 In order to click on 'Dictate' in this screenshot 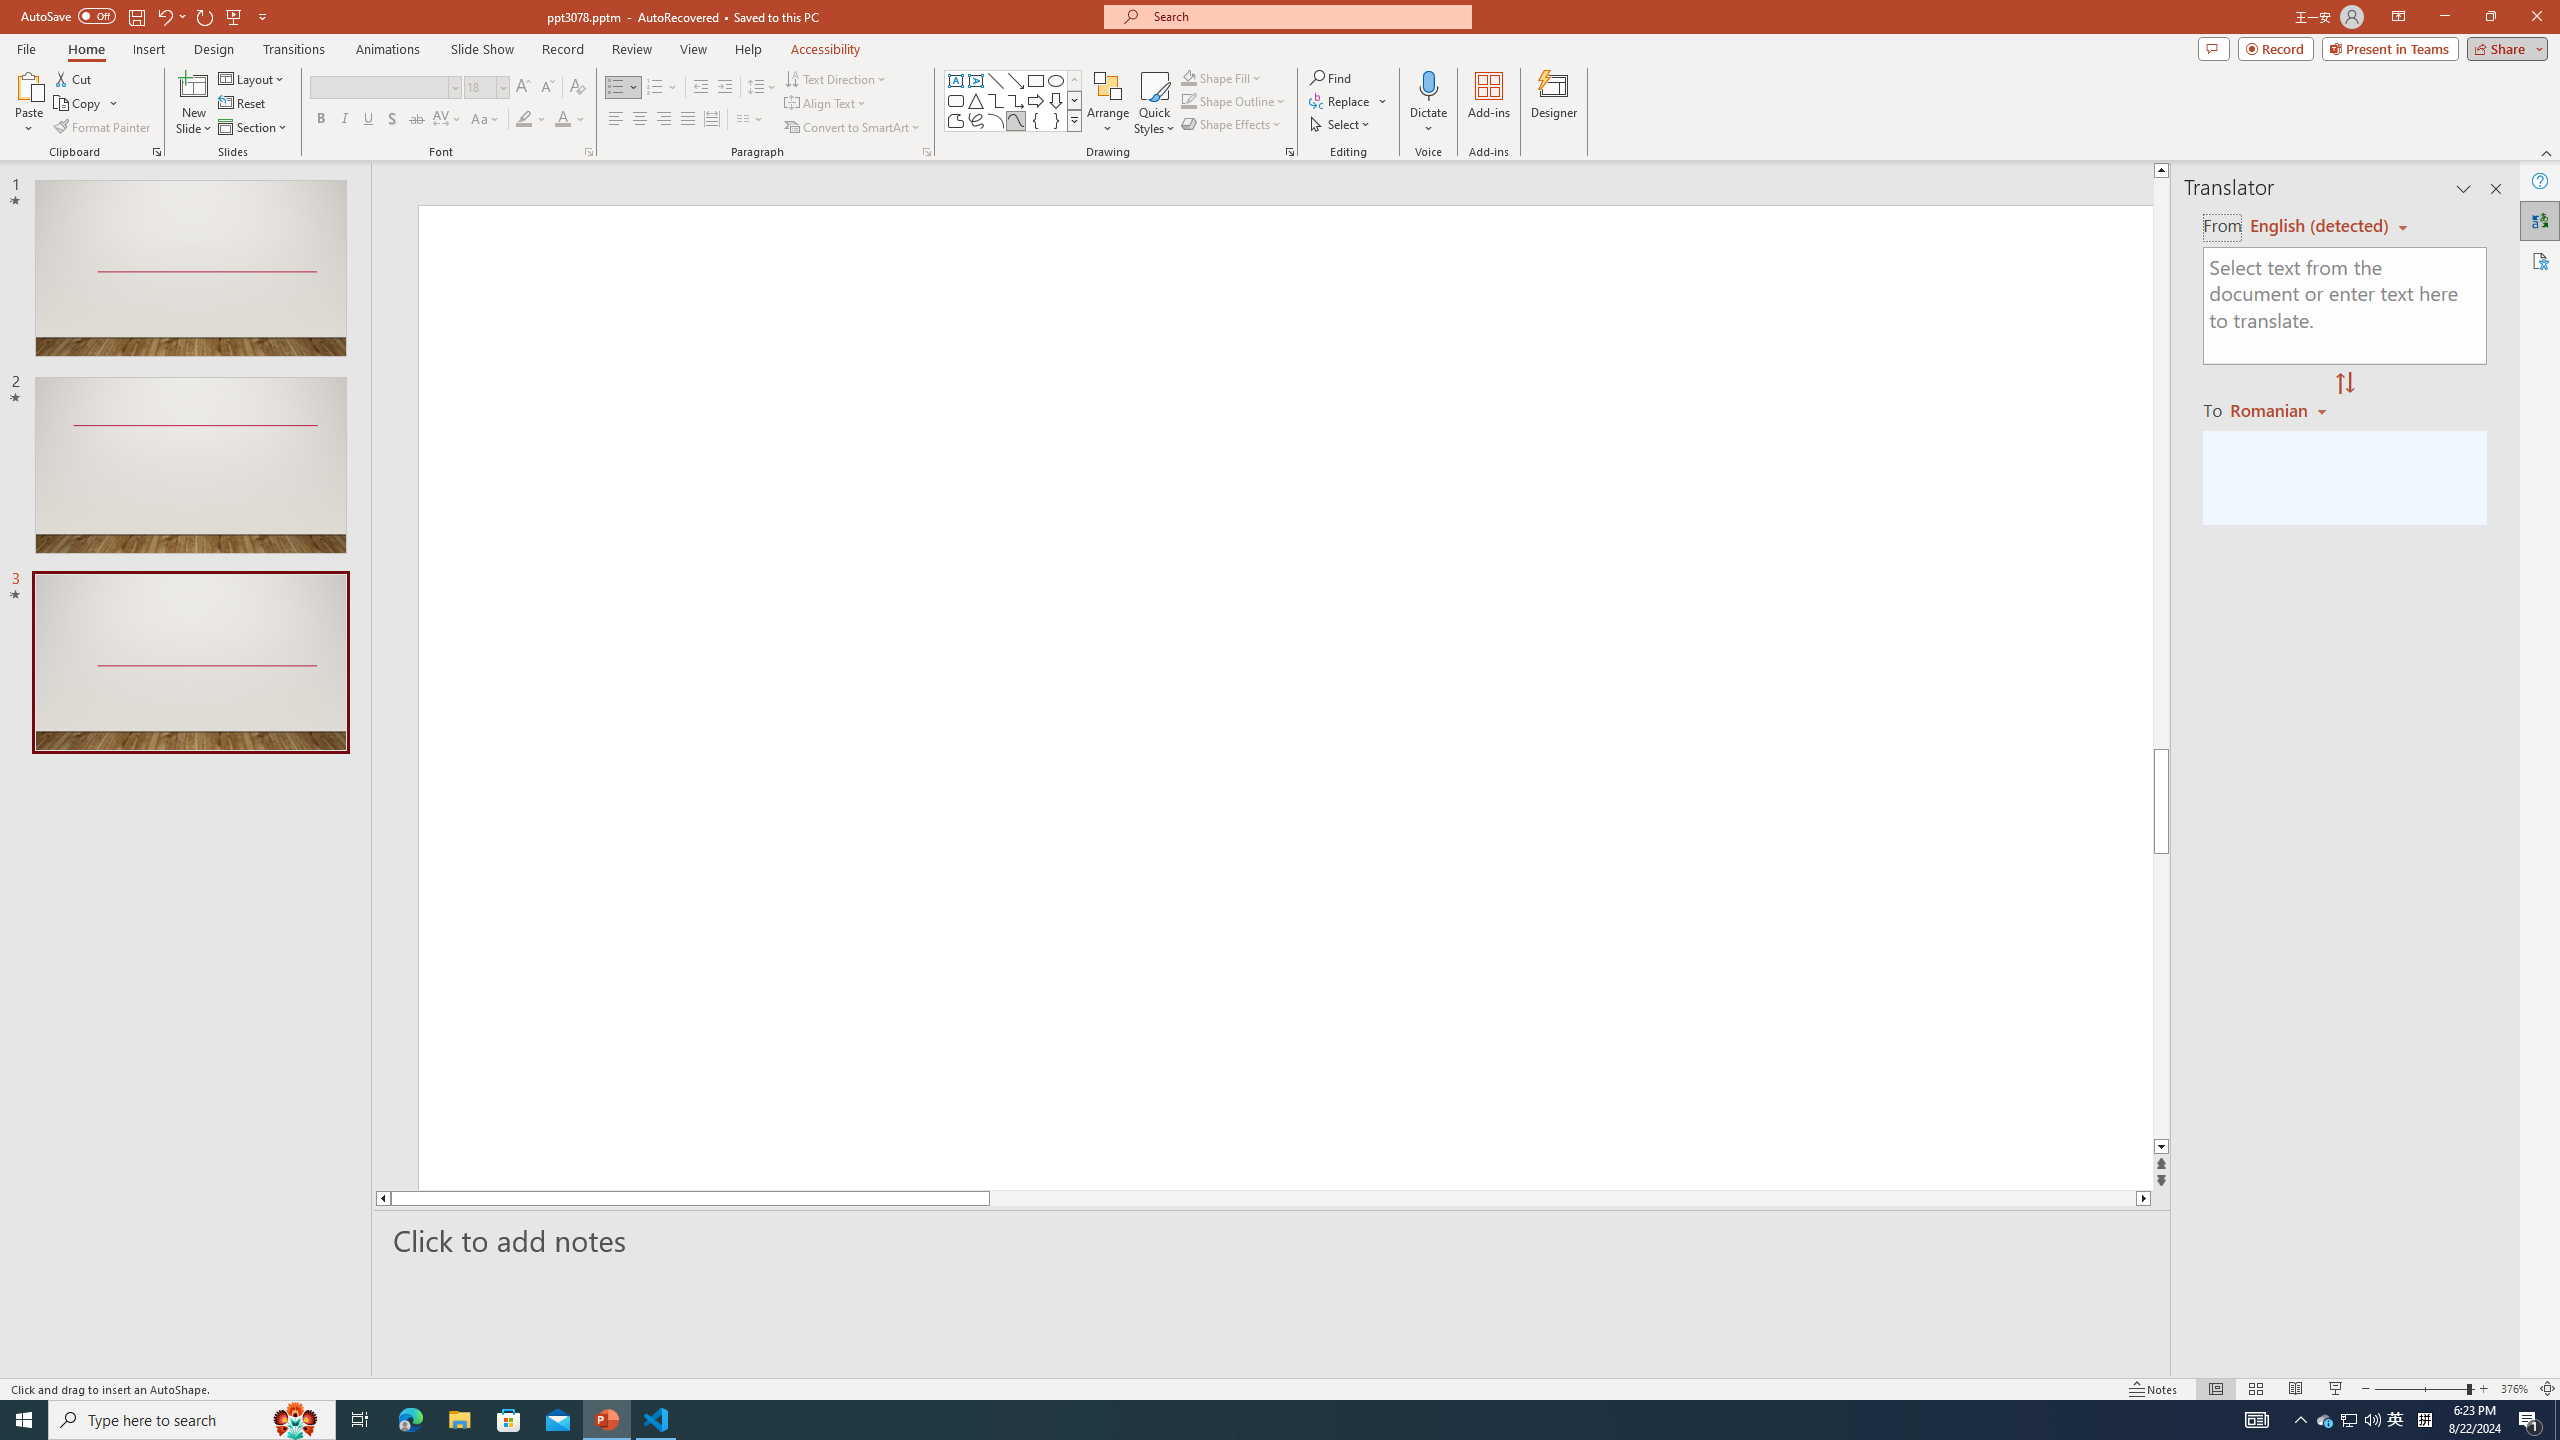, I will do `click(1427, 84)`.